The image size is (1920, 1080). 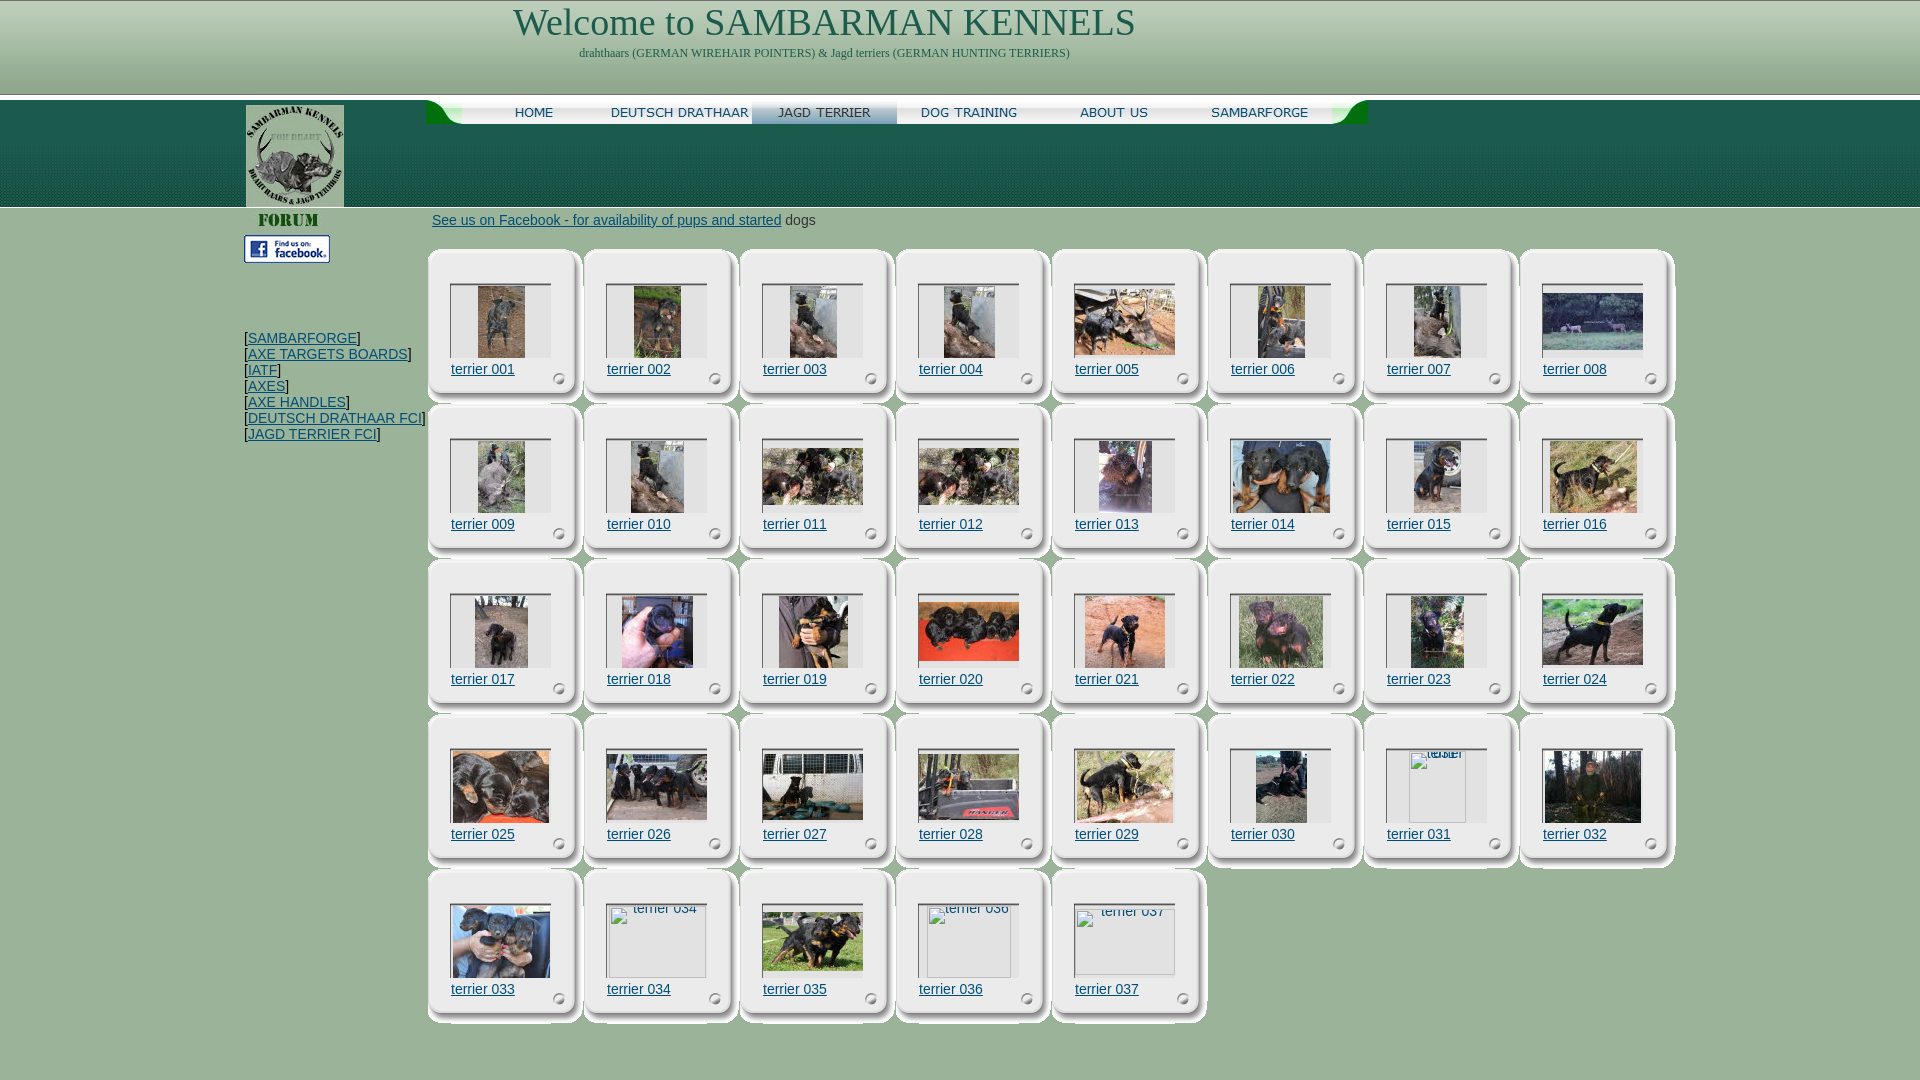 I want to click on 'terrier 024', so click(x=1592, y=632).